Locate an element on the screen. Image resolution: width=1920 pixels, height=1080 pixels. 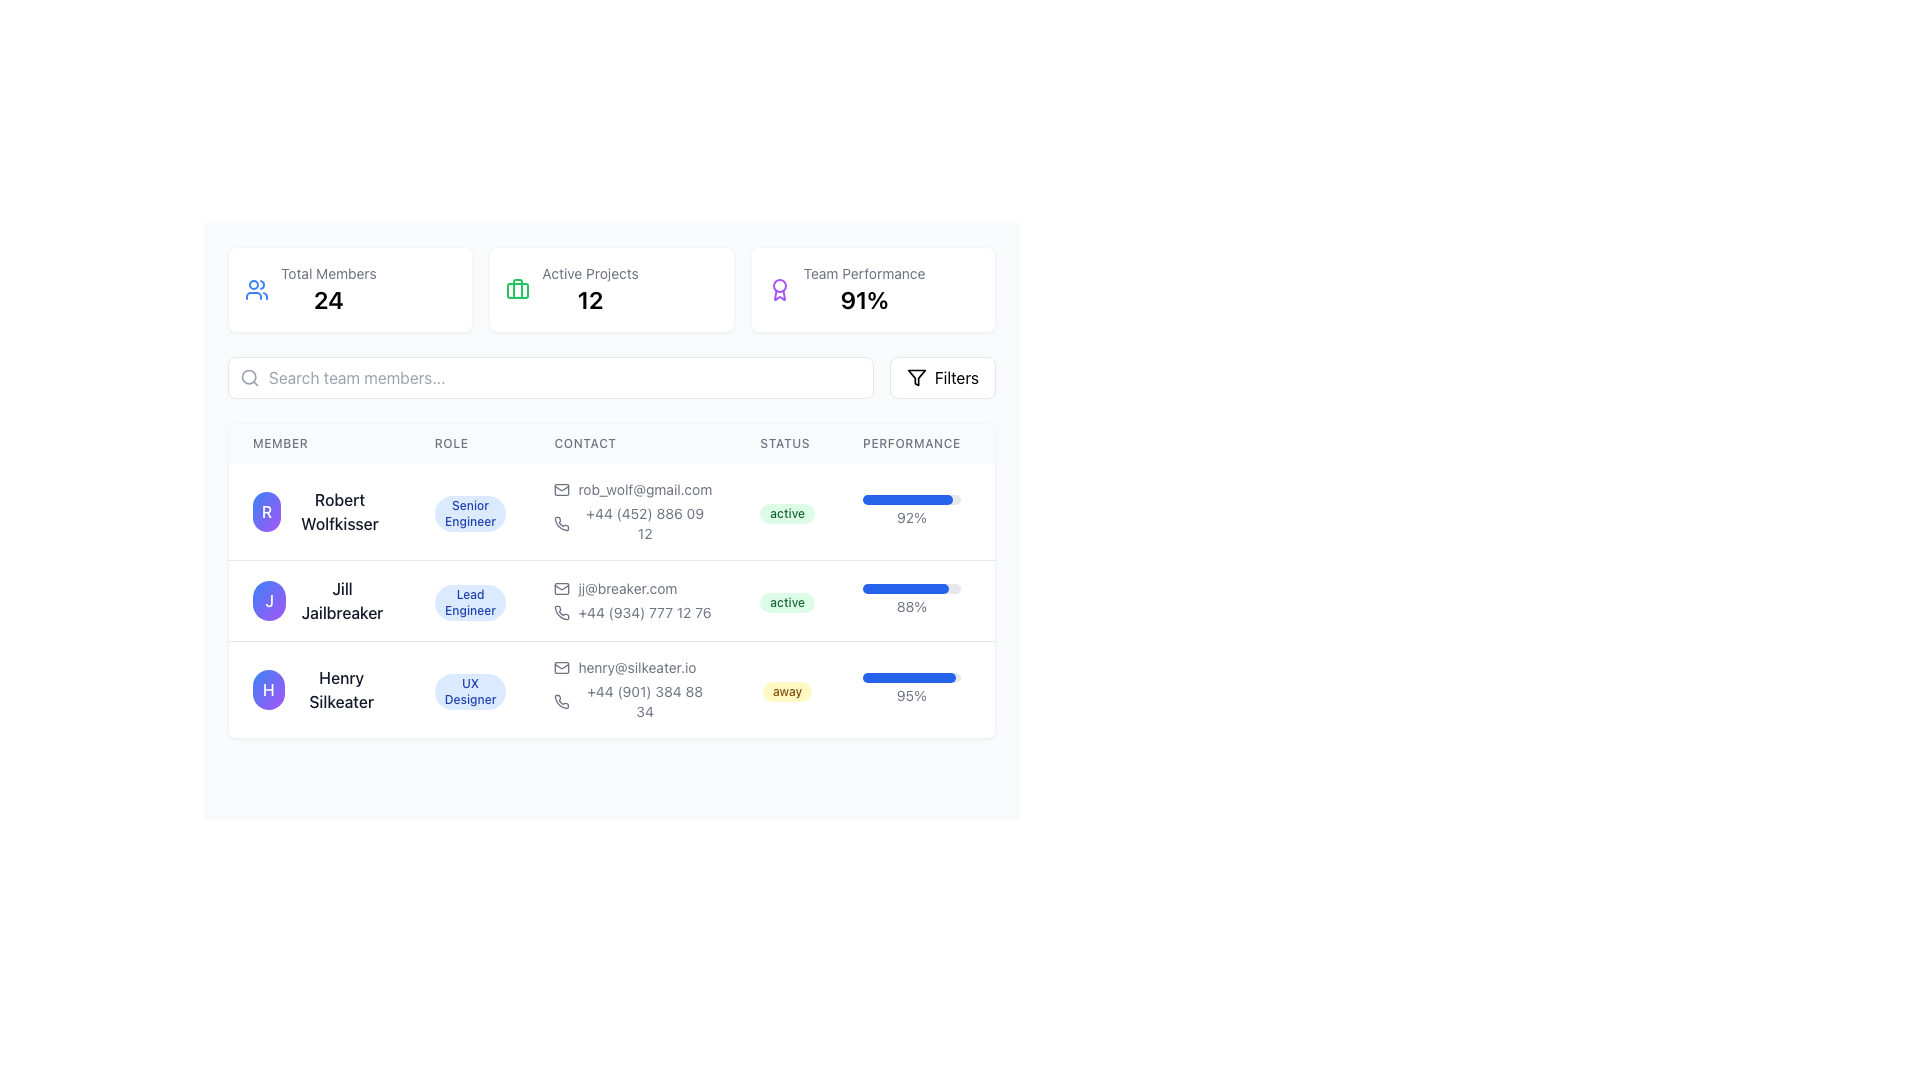
the text label displaying the name 'Robert Wolfkisser', which is positioned centrally in the 'Member' column next to a circular avatar is located at coordinates (340, 511).